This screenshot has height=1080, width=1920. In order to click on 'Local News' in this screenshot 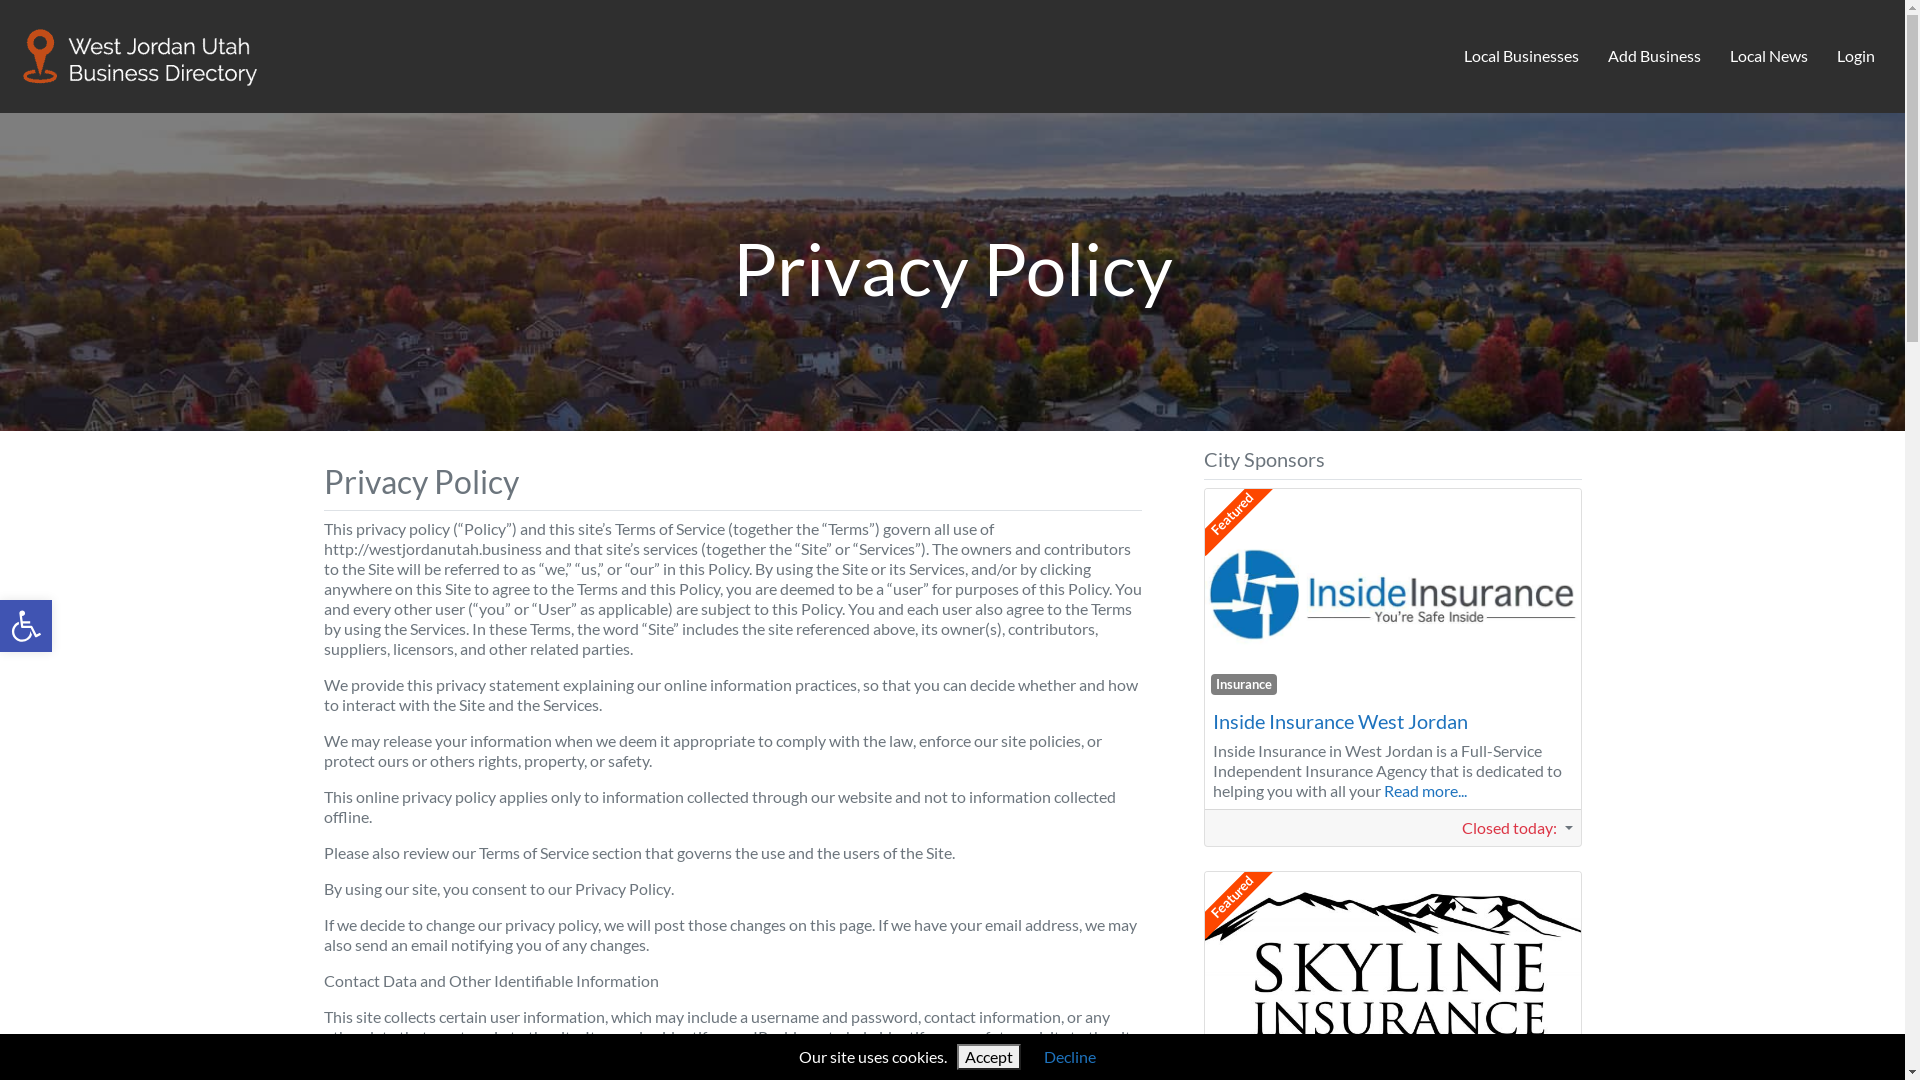, I will do `click(1713, 56)`.